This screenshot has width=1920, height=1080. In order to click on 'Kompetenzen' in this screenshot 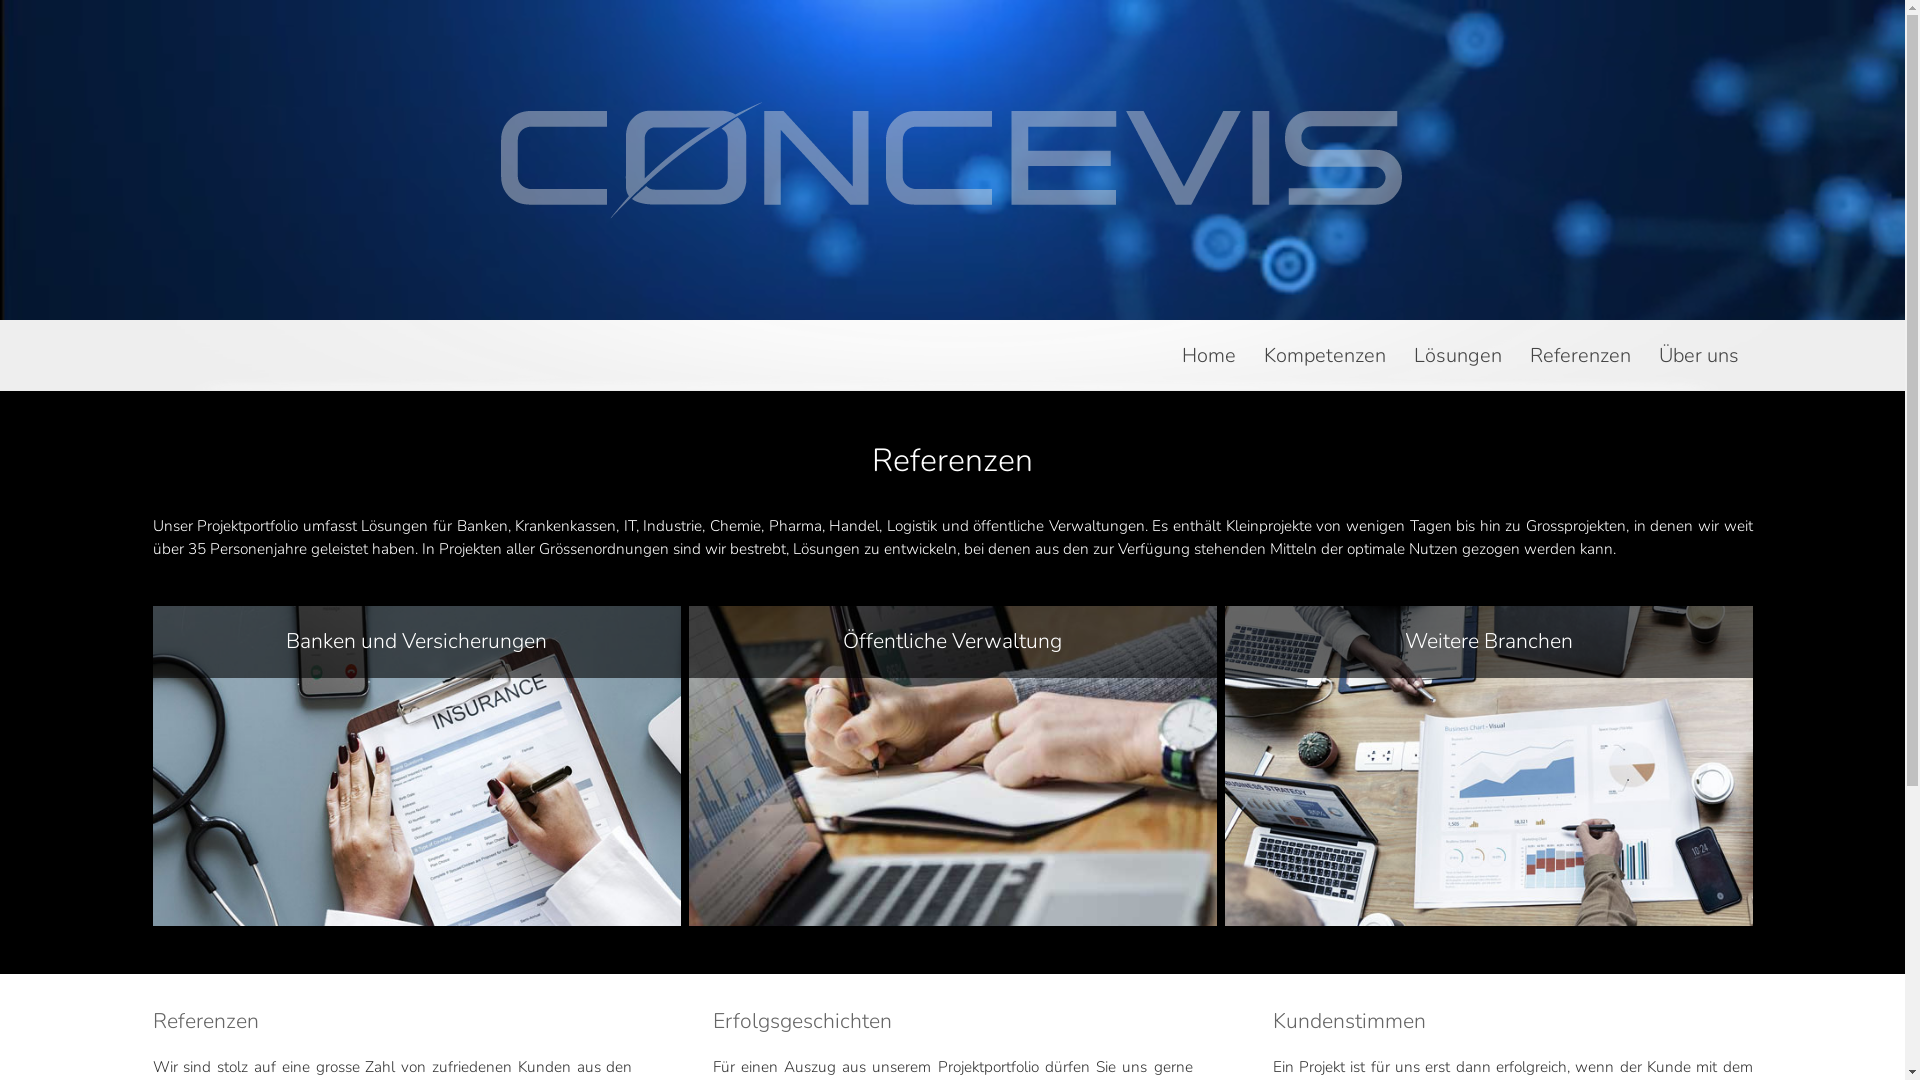, I will do `click(1324, 365)`.